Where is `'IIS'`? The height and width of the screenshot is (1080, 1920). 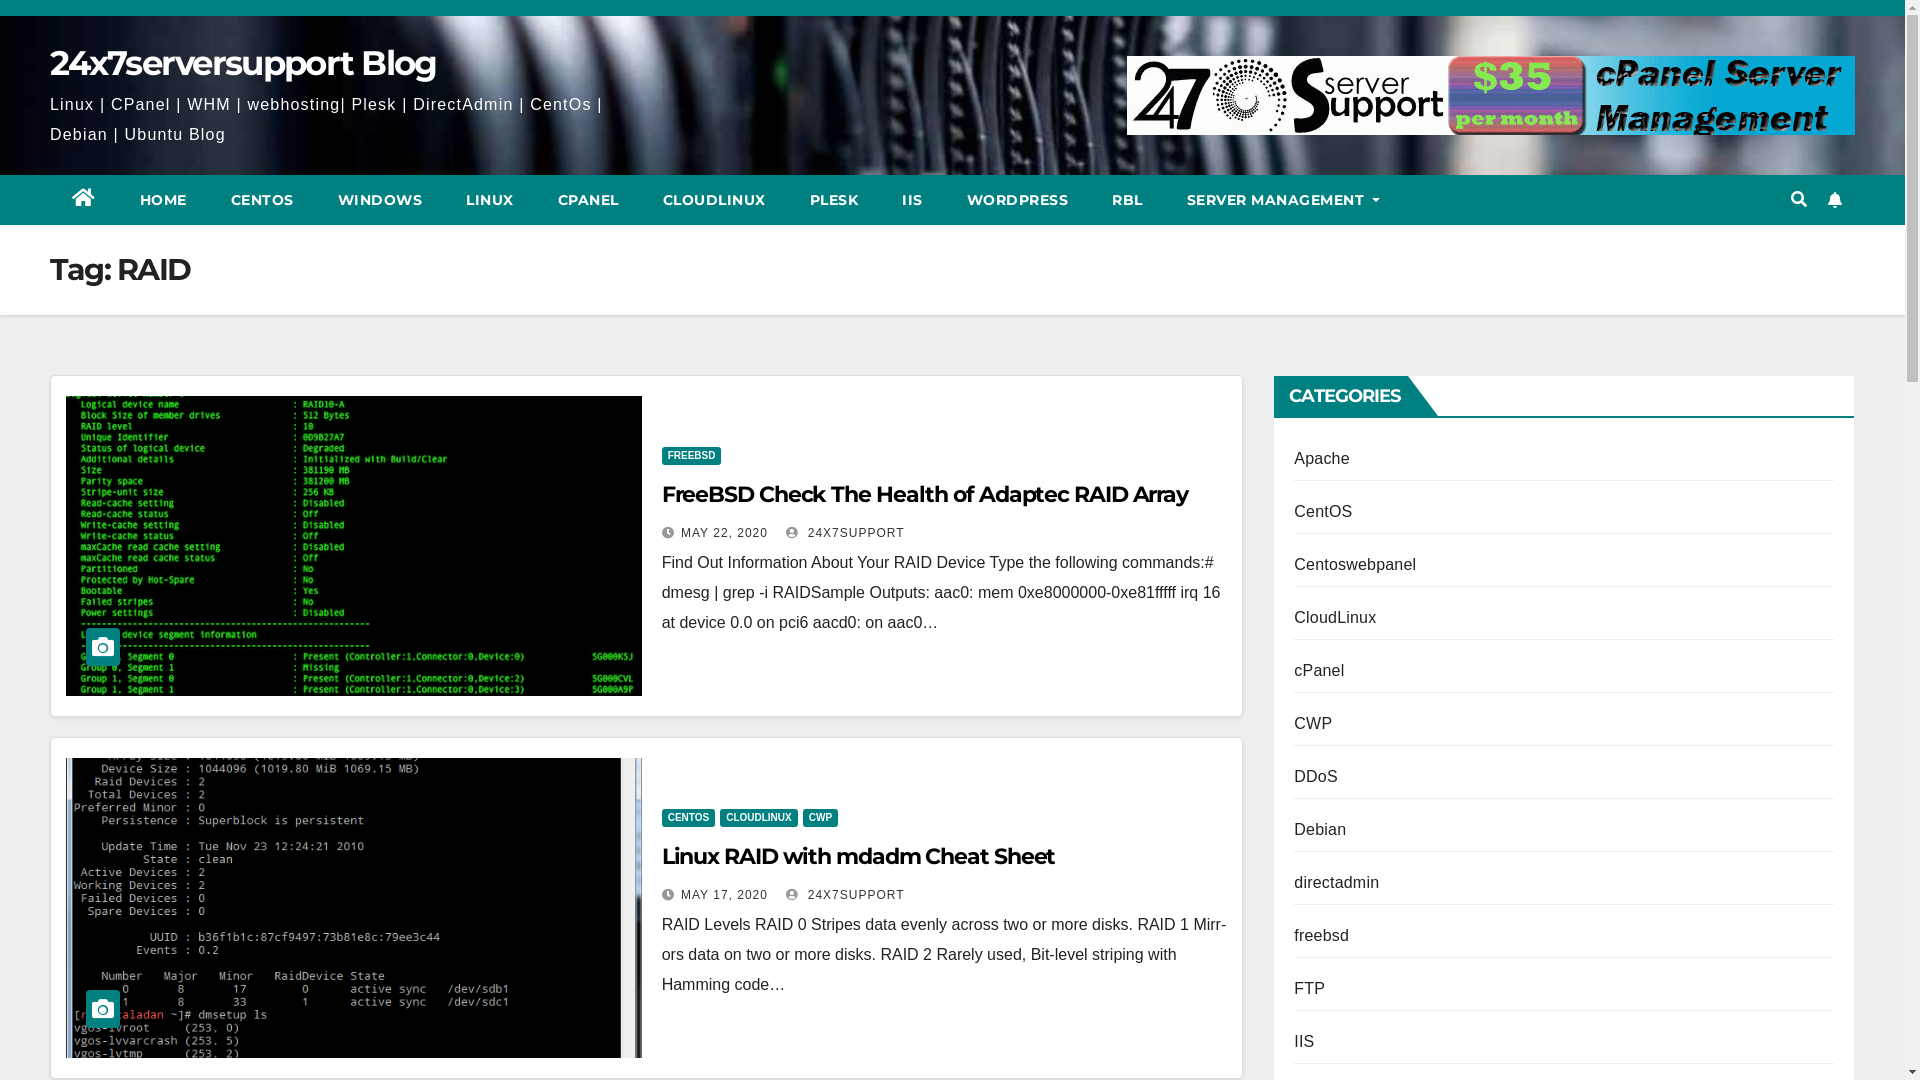 'IIS' is located at coordinates (911, 200).